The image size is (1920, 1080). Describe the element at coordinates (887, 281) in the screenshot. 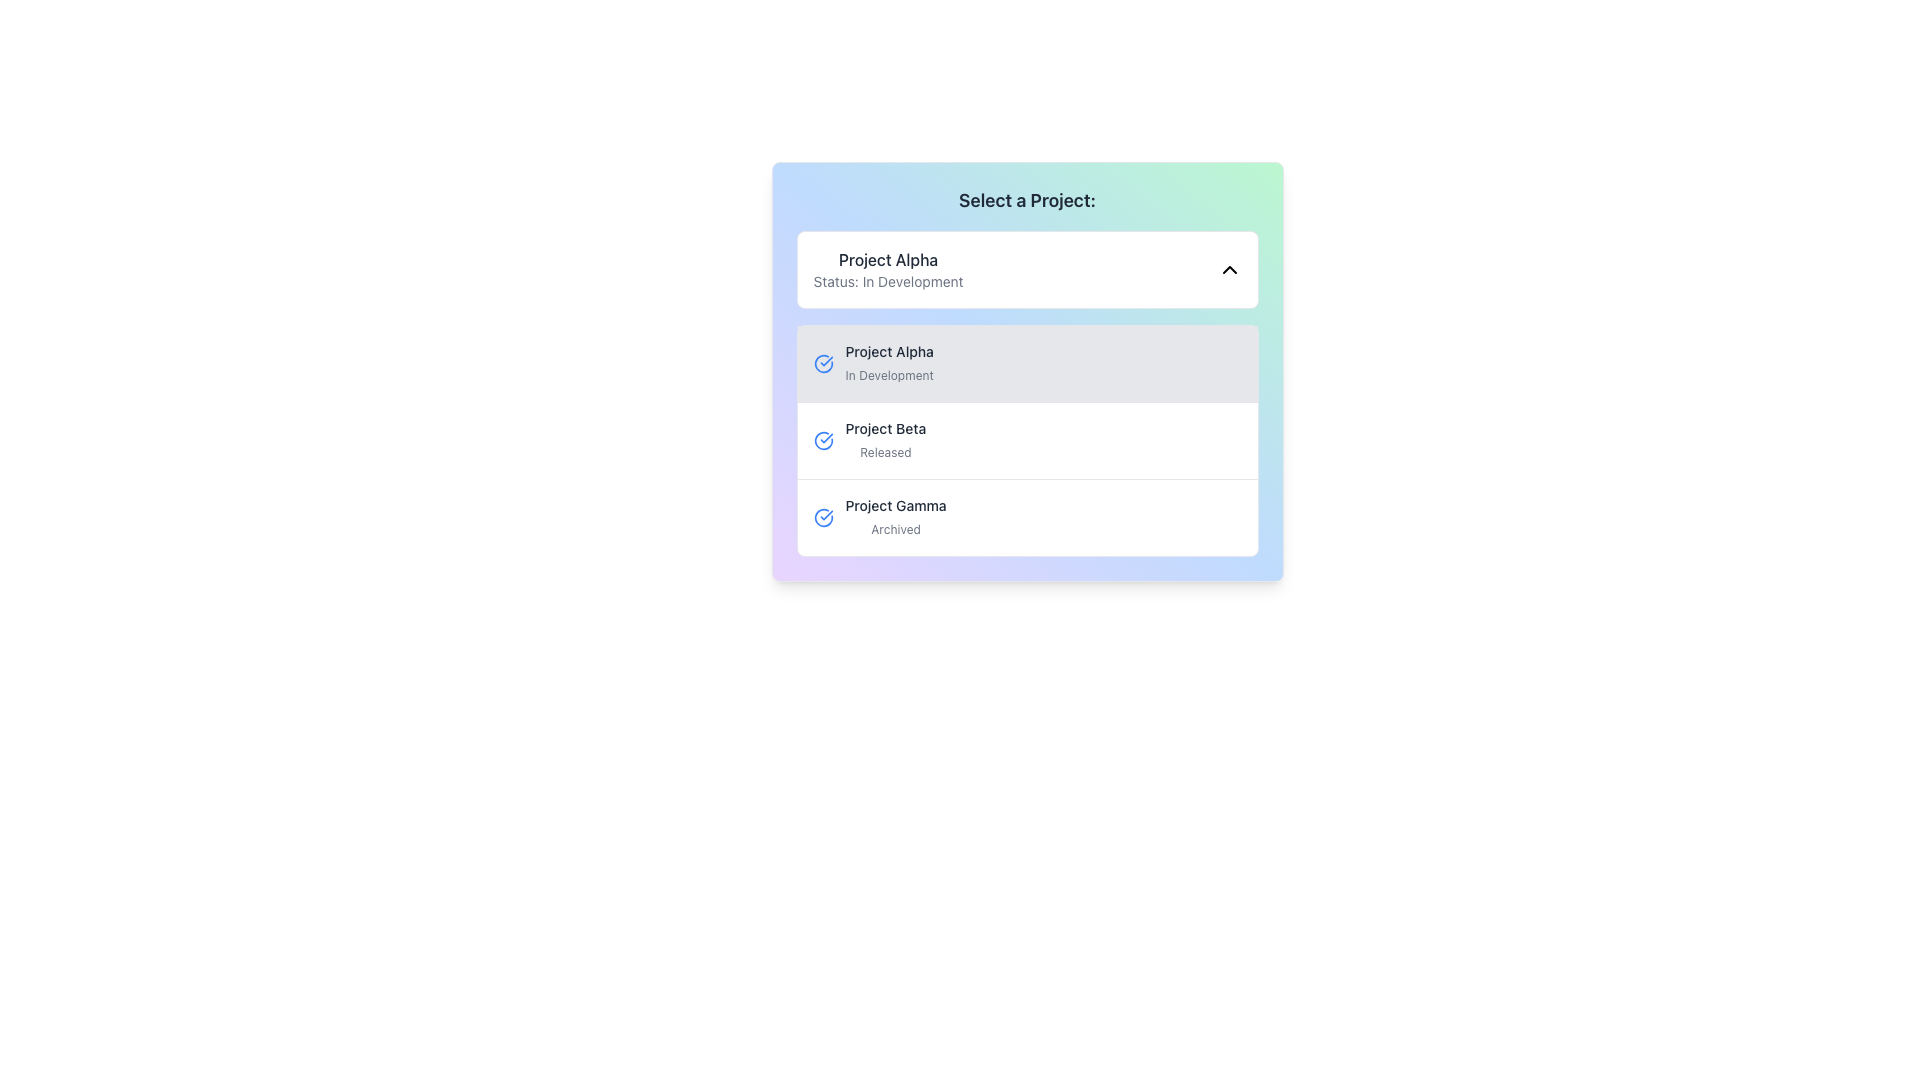

I see `text label displaying 'Status: In Development' located below the title 'Project Alpha' in the dropdown menu interface` at that location.